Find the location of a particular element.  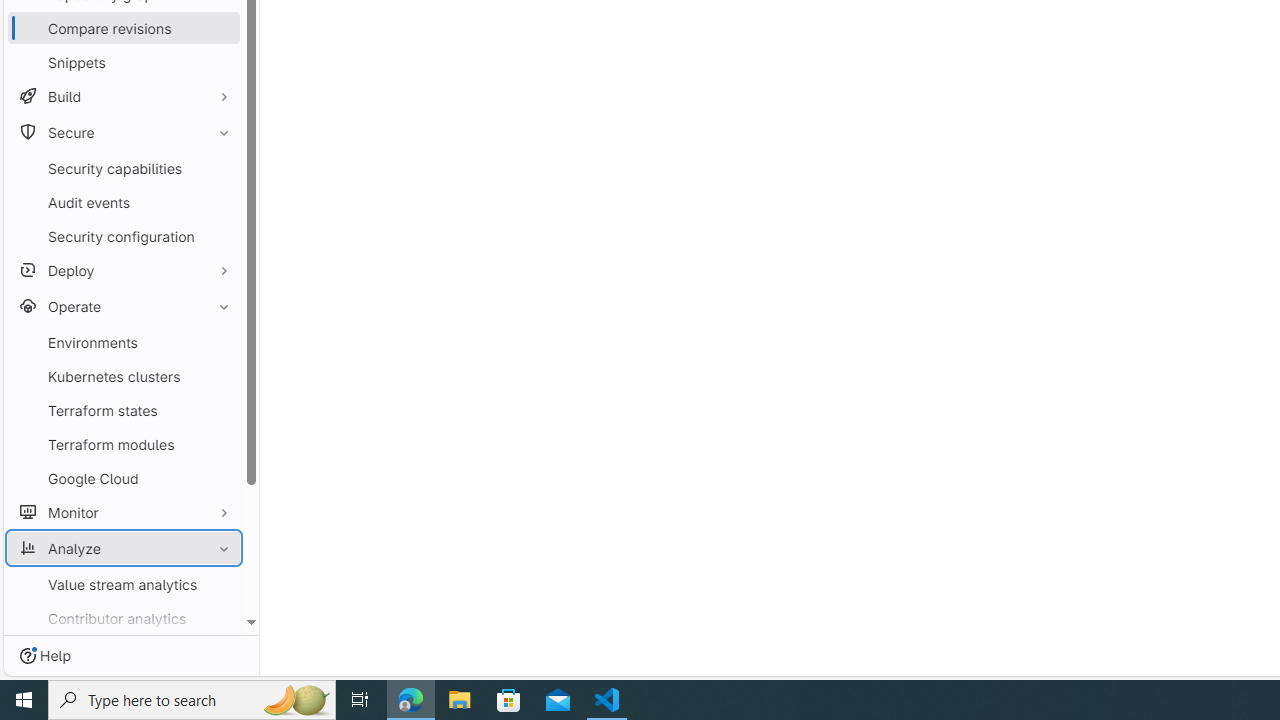

'Secure' is located at coordinates (123, 132).